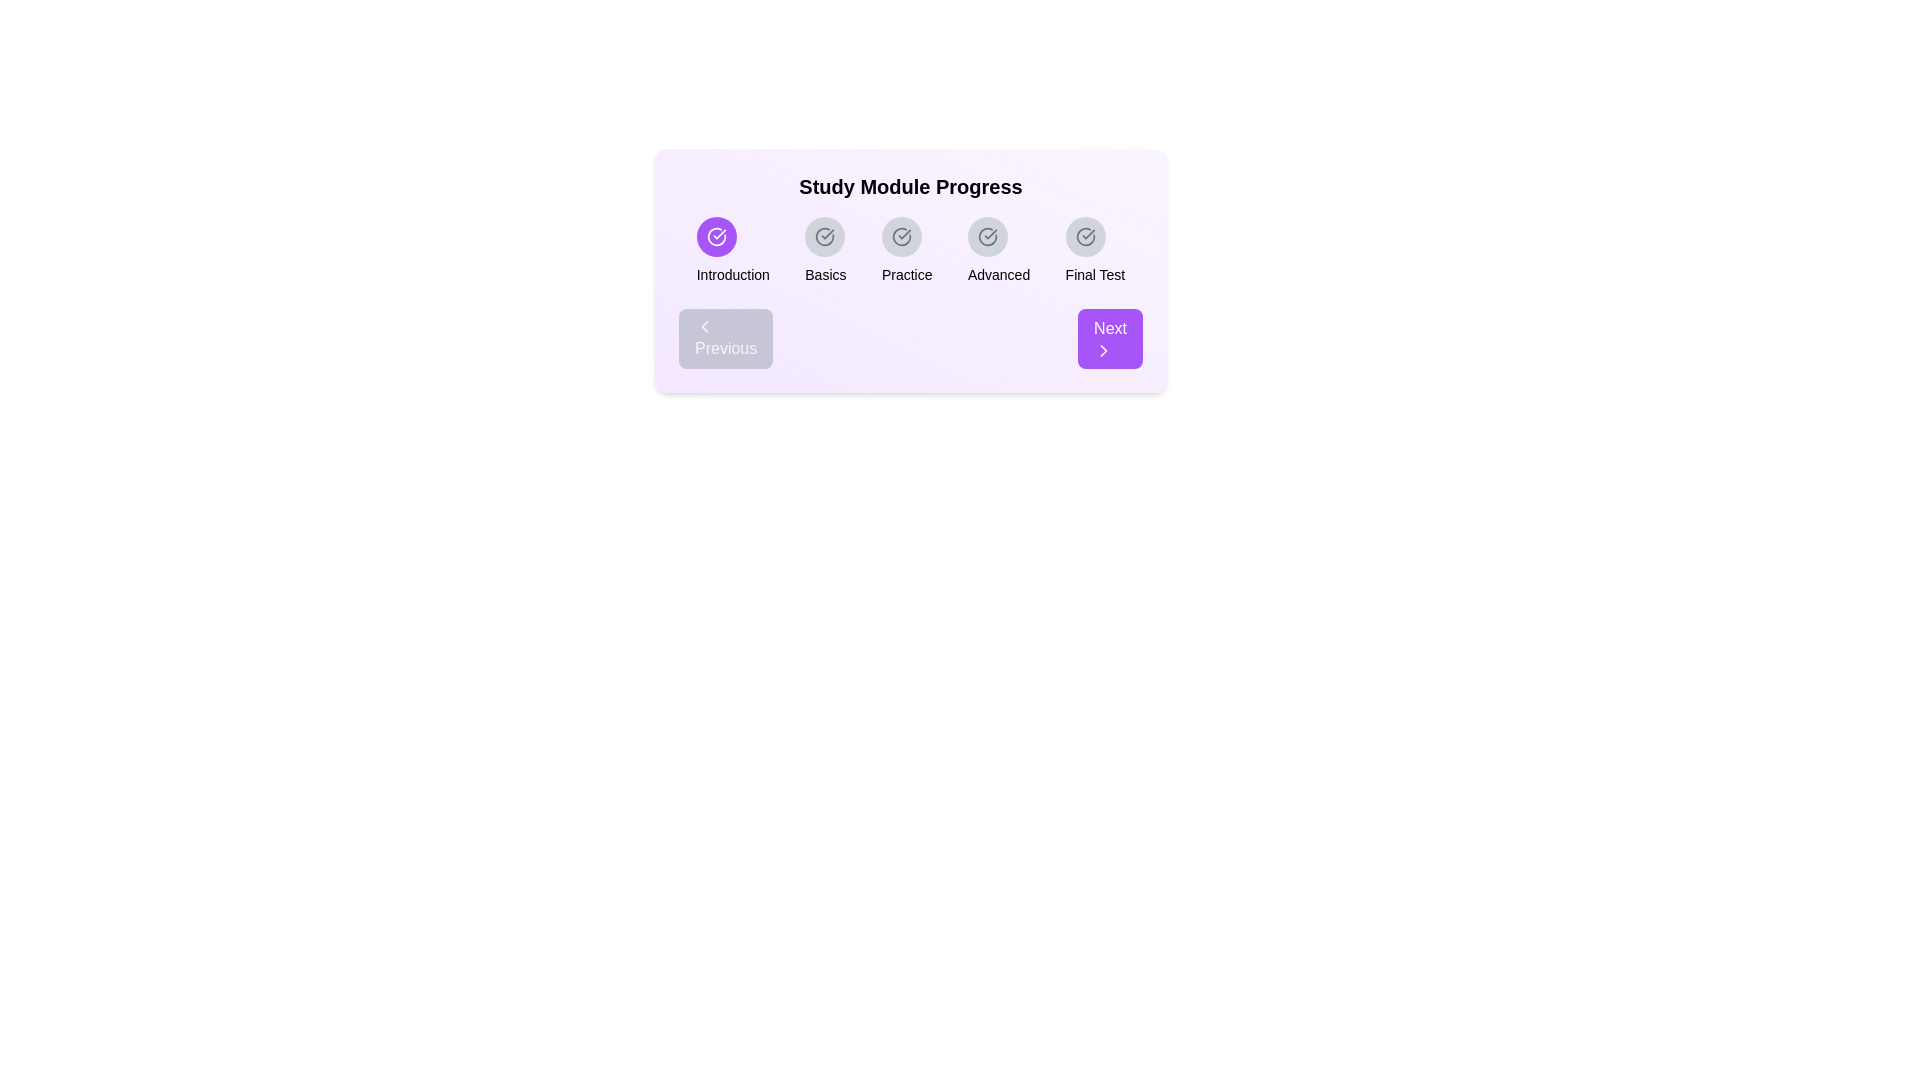 The width and height of the screenshot is (1920, 1080). What do you see at coordinates (825, 235) in the screenshot?
I see `the confirmation status icon located in the second circle from the left within the 'Basics' section of the interface` at bounding box center [825, 235].